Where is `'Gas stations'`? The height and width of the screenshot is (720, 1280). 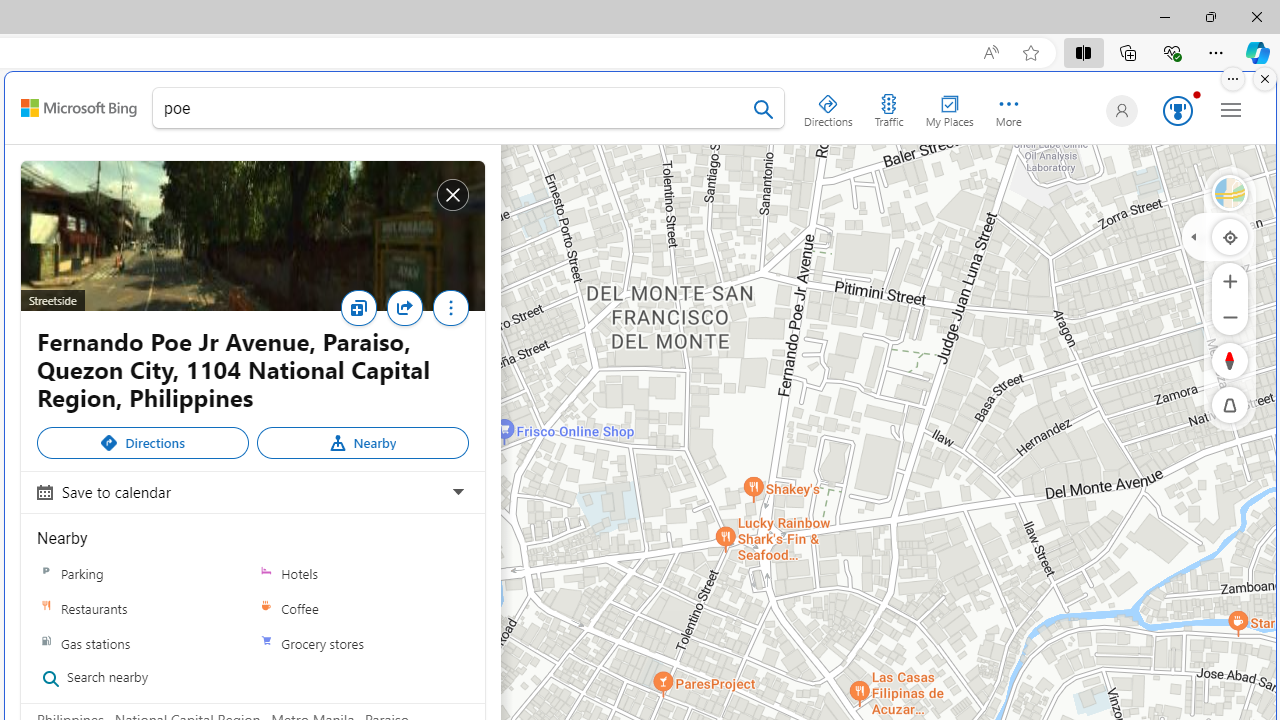 'Gas stations' is located at coordinates (142, 643).